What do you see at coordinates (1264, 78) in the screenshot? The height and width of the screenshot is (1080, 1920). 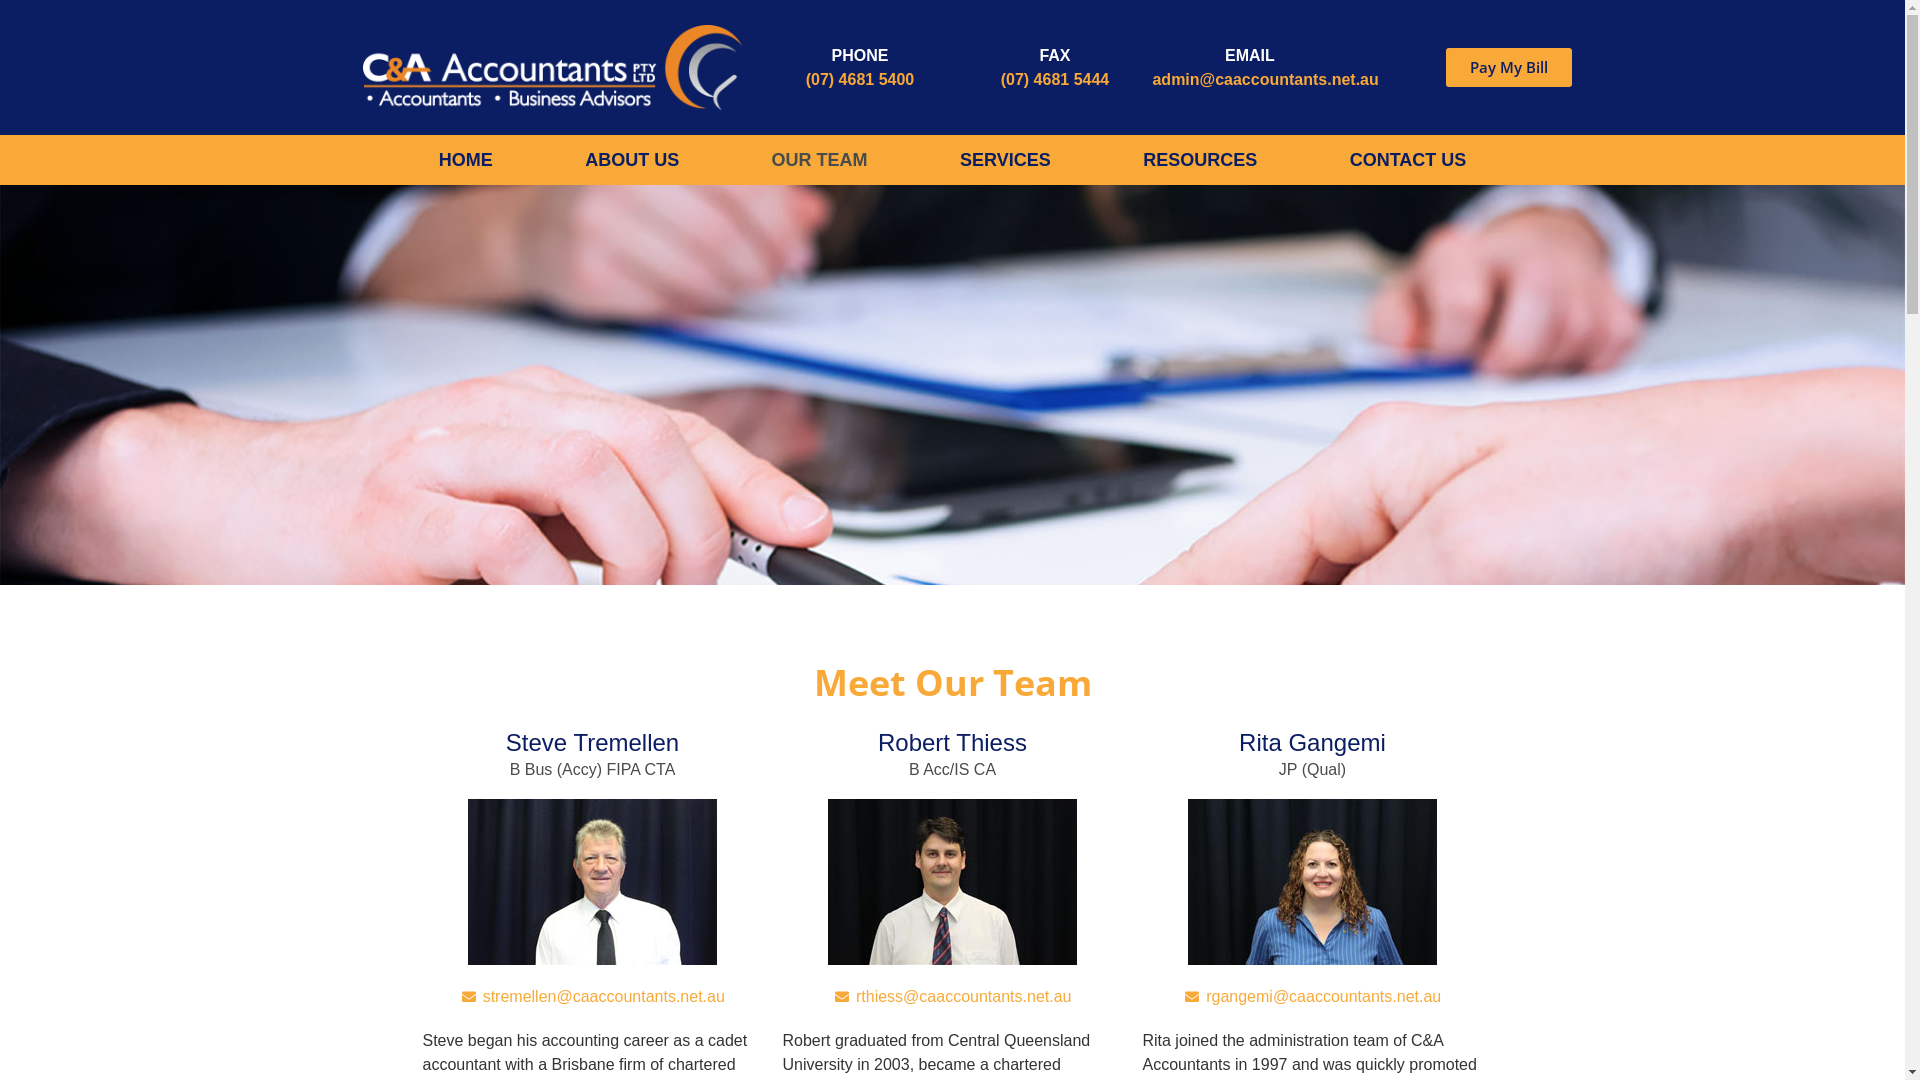 I see `'admin@caaccountants.net.au'` at bounding box center [1264, 78].